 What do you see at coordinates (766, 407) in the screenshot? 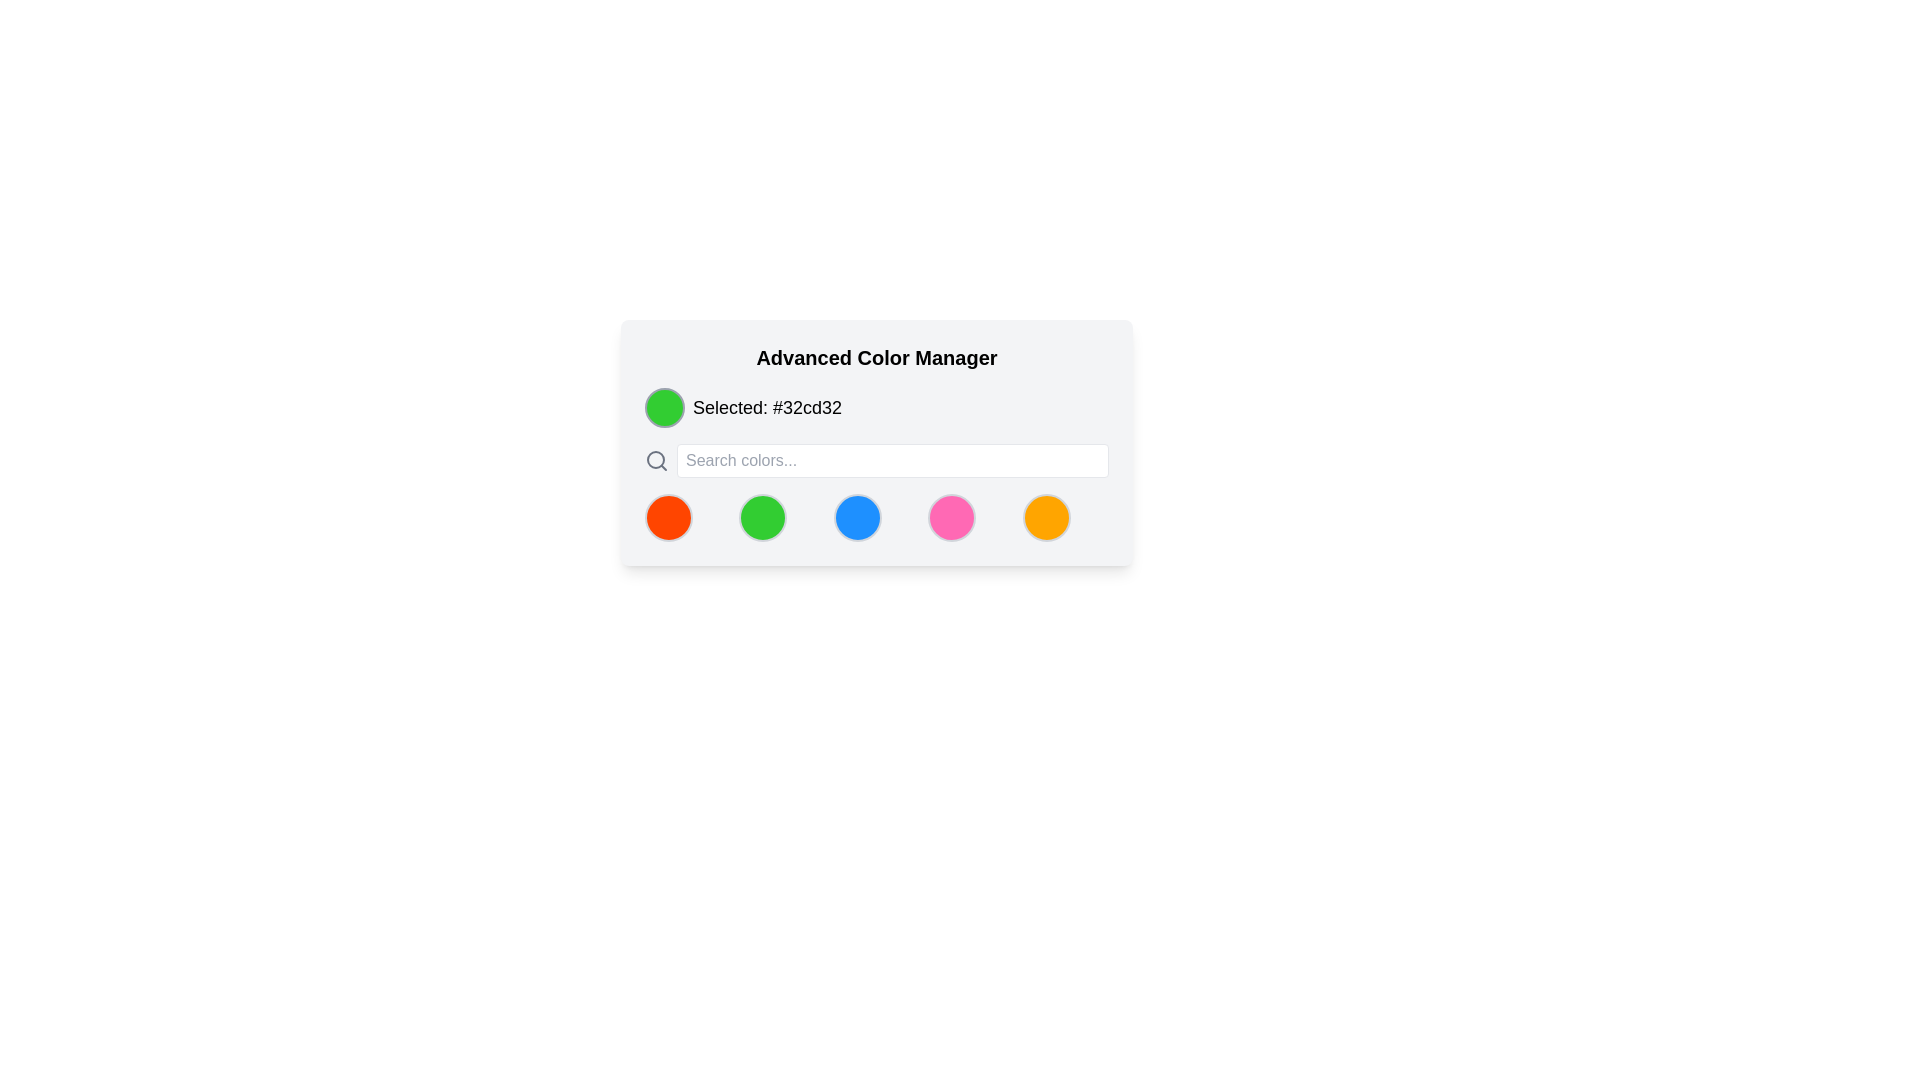
I see `color information displayed in the static text label that shows the word 'Selected' and the corresponding hexadecimal code for the color, positioned immediately to the right of a green circle in the 'Advanced Color Manager' panel` at bounding box center [766, 407].